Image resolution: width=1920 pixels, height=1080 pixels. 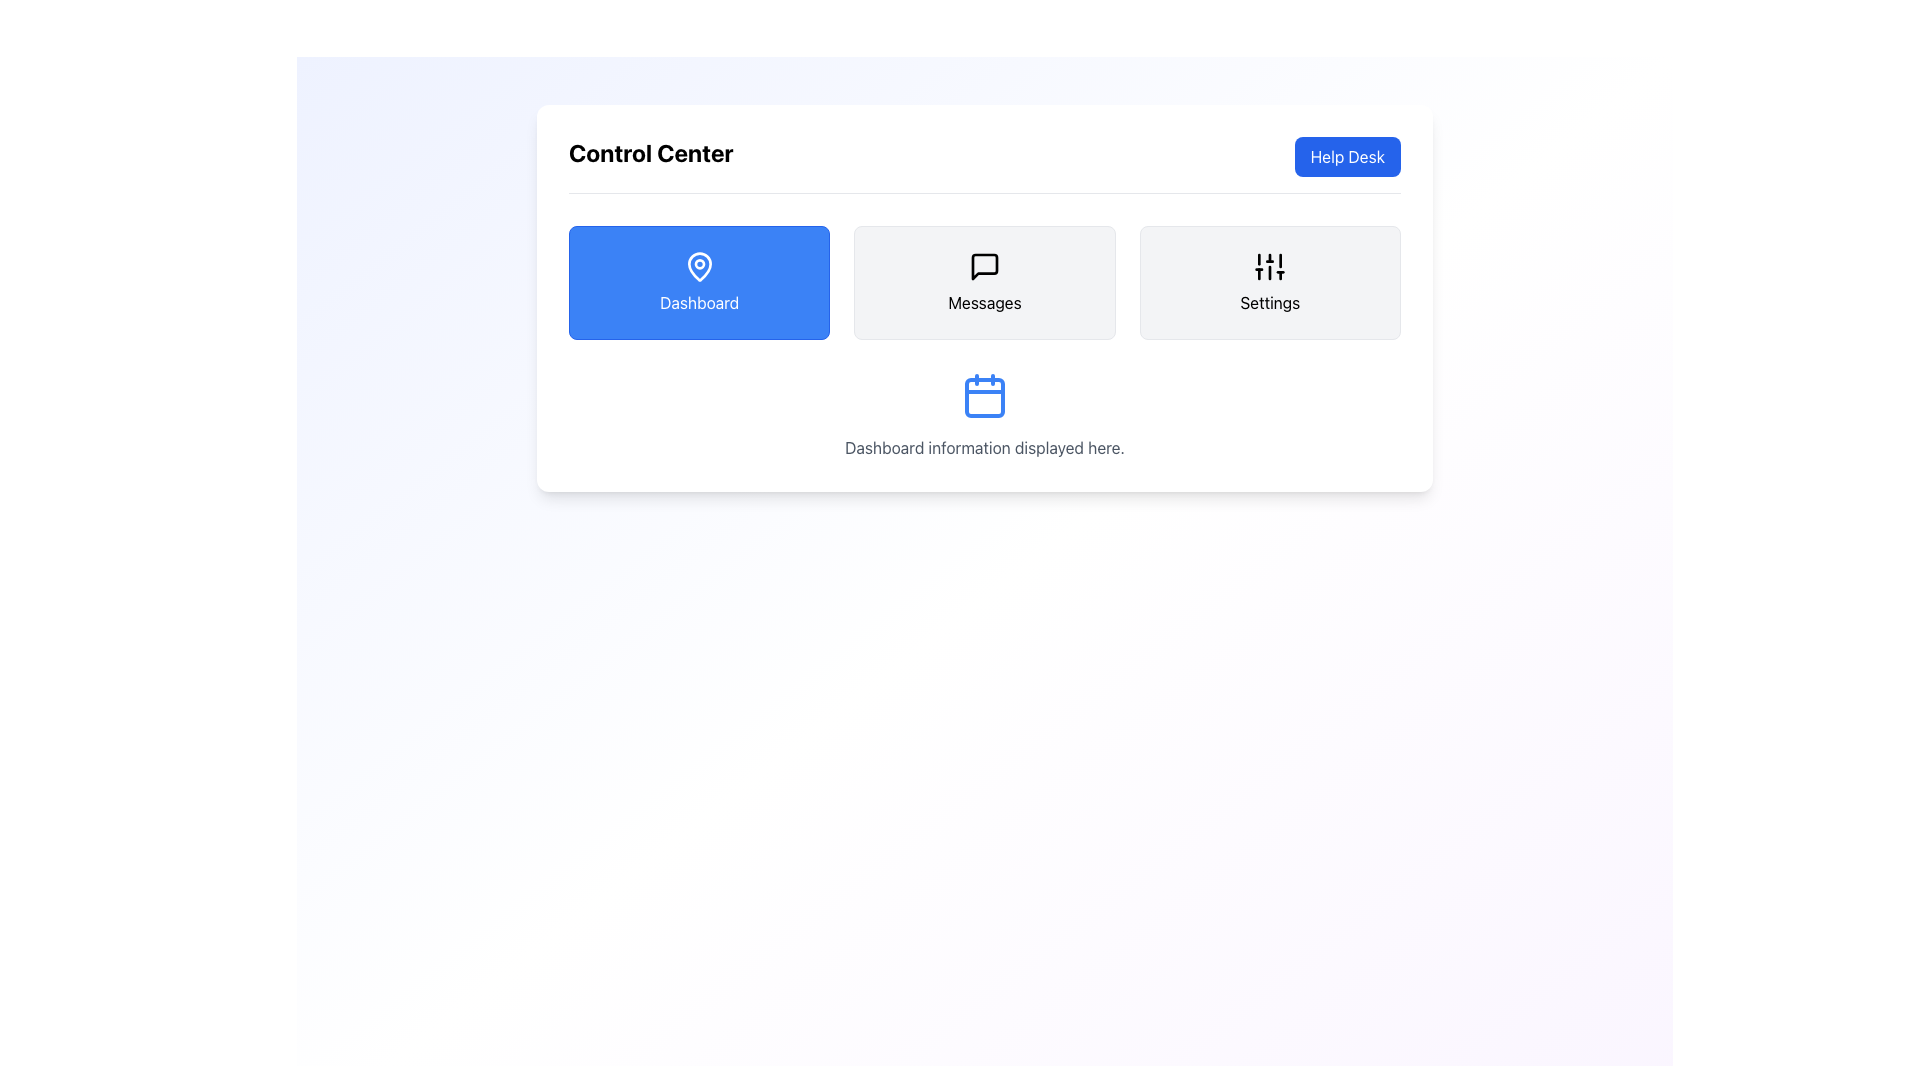 What do you see at coordinates (984, 265) in the screenshot?
I see `the modern outline design graphic icon representing a square conversation bubble located in the 'Messages' section of the interface` at bounding box center [984, 265].